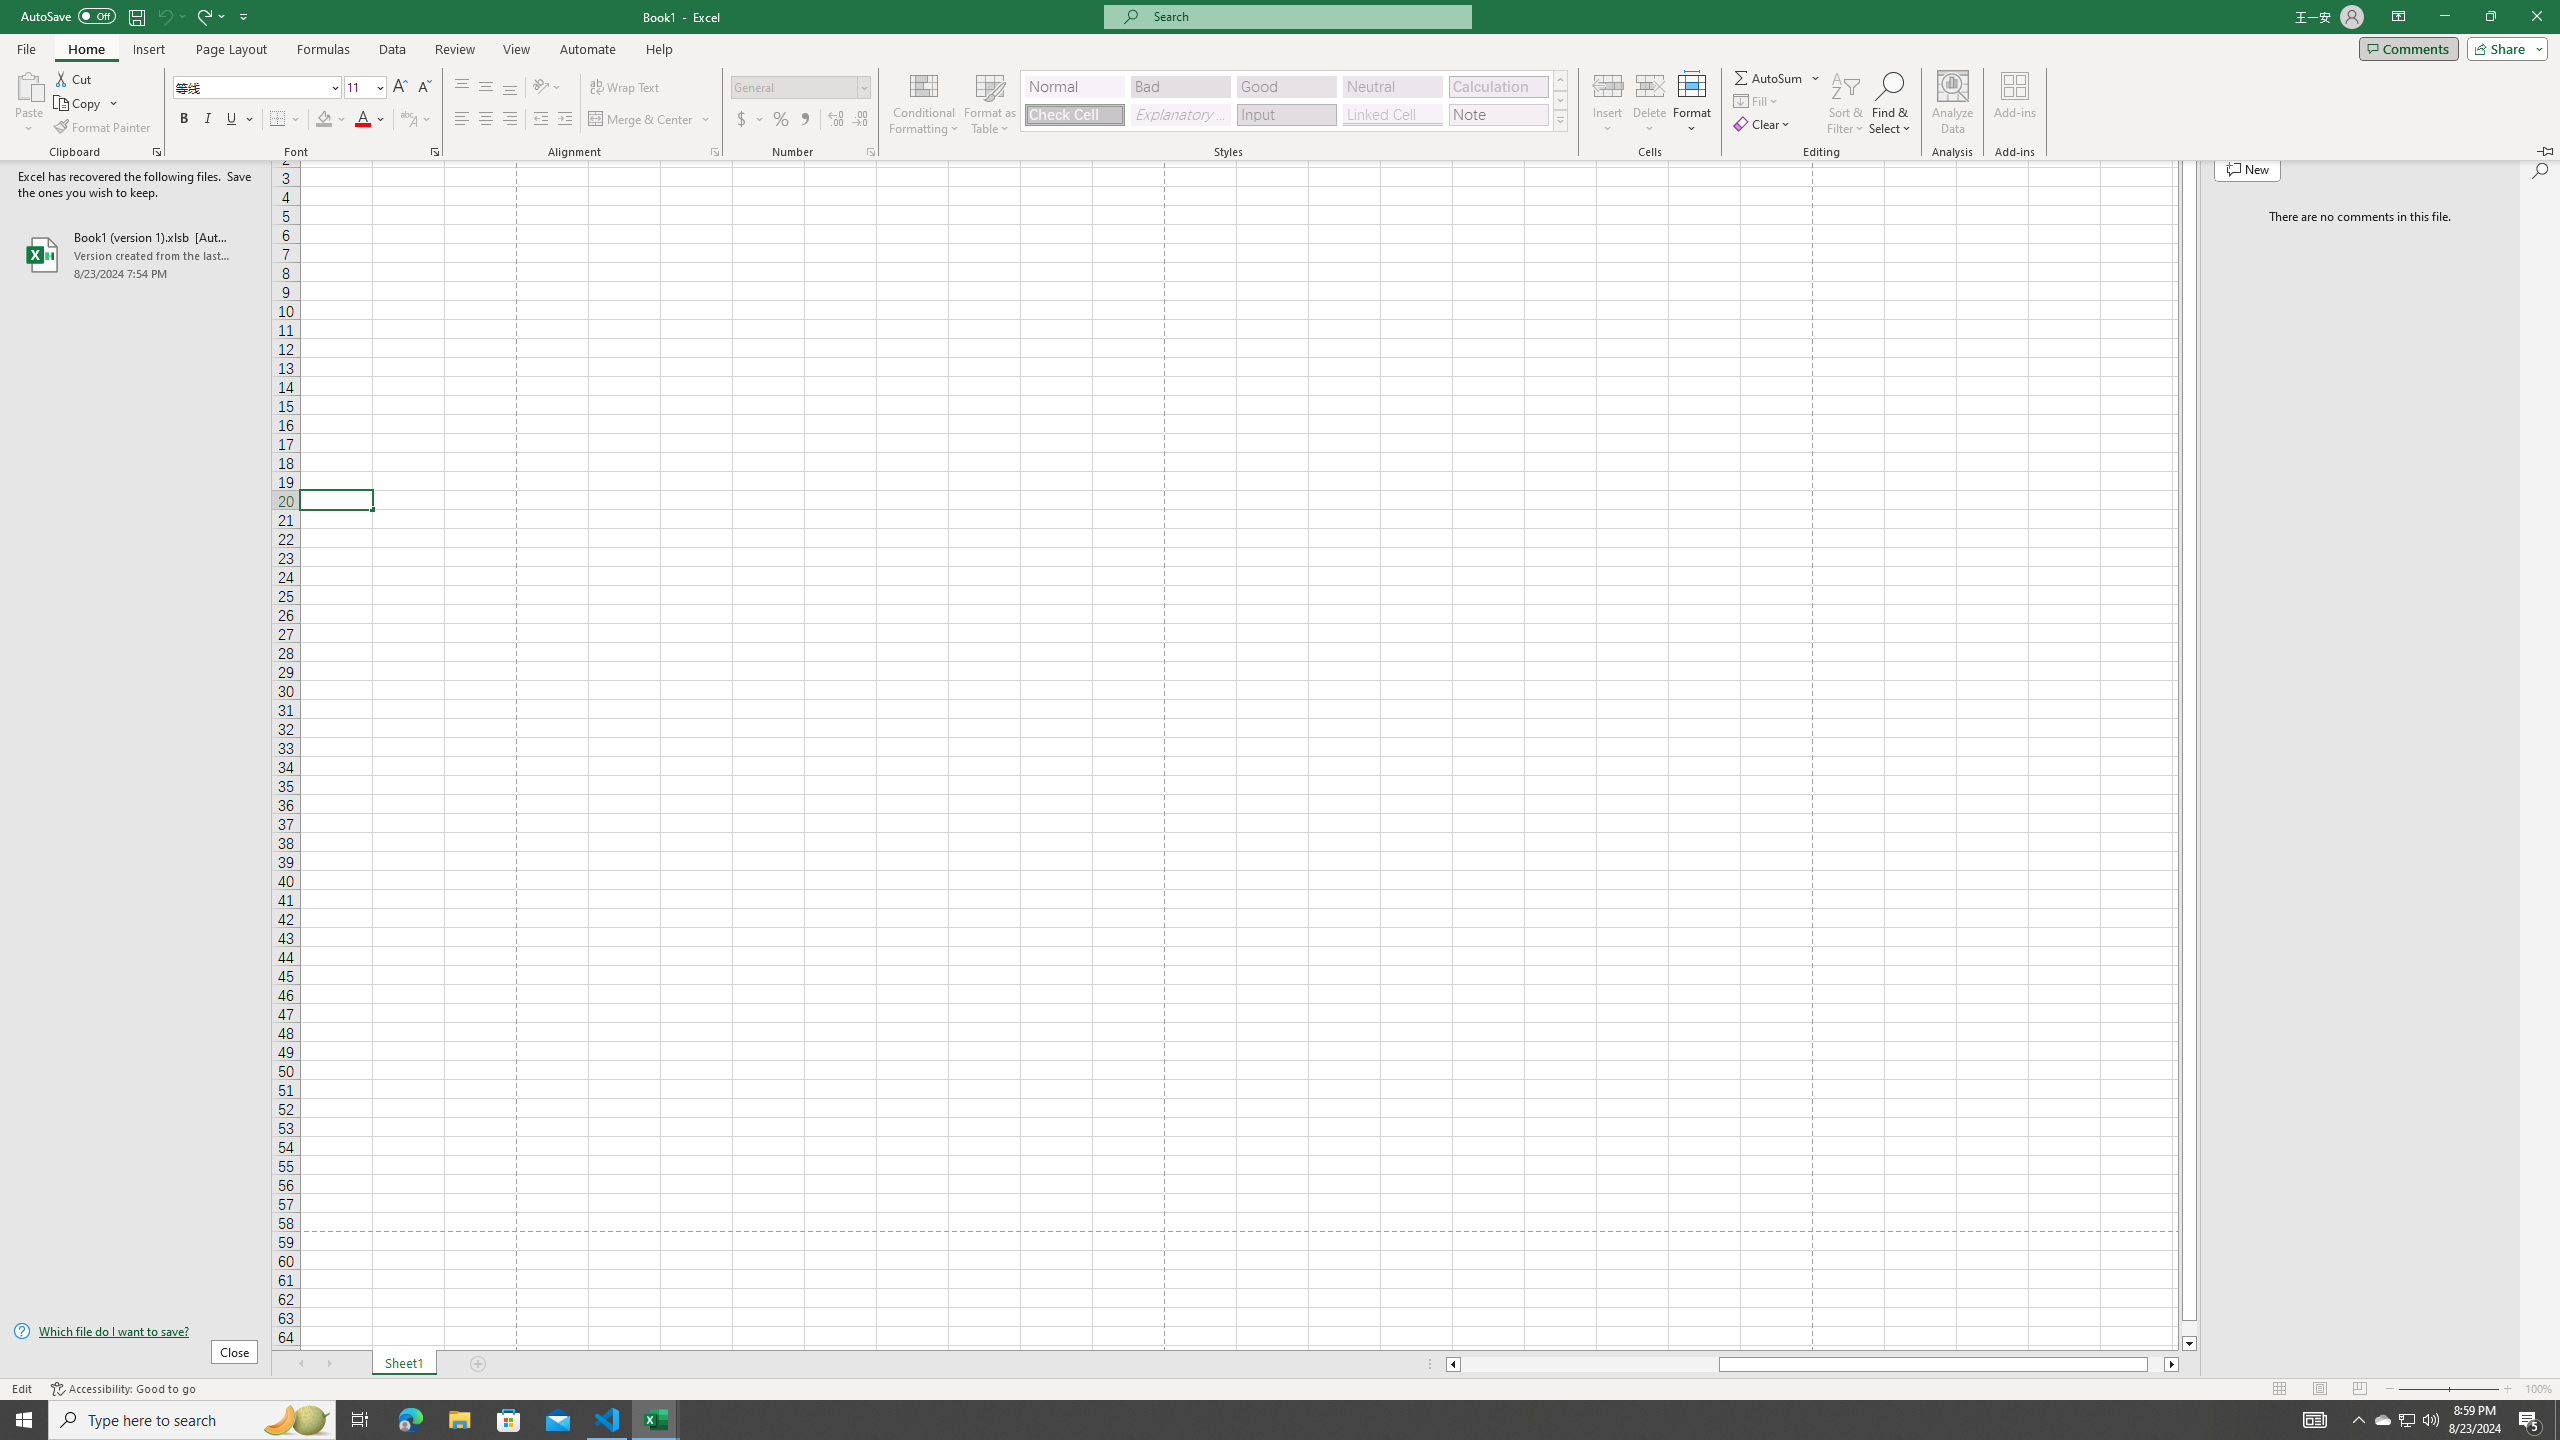 The width and height of the screenshot is (2560, 1440). What do you see at coordinates (656, 1418) in the screenshot?
I see `'Excel - 2 running windows'` at bounding box center [656, 1418].